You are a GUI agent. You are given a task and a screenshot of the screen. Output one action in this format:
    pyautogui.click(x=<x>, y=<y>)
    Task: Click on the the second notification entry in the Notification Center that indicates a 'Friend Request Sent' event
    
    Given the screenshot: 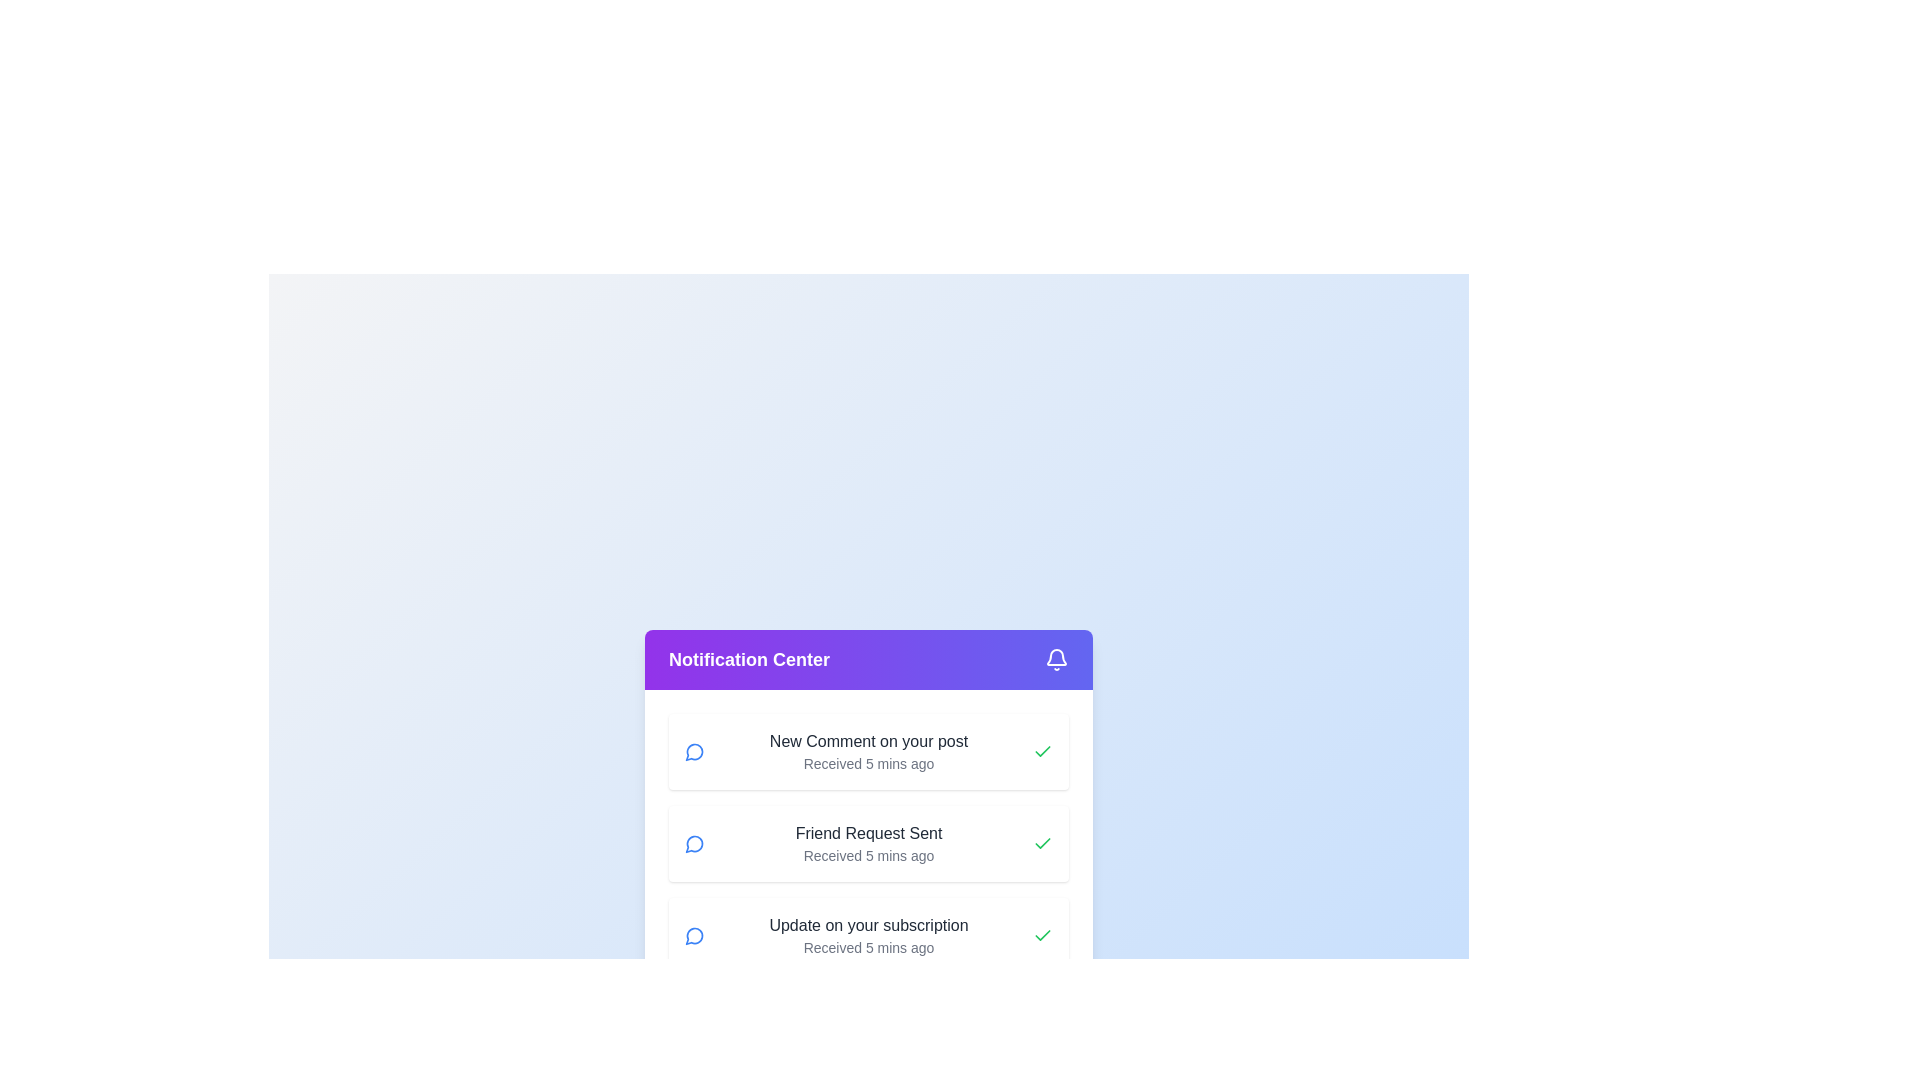 What is the action you would take?
    pyautogui.click(x=868, y=844)
    